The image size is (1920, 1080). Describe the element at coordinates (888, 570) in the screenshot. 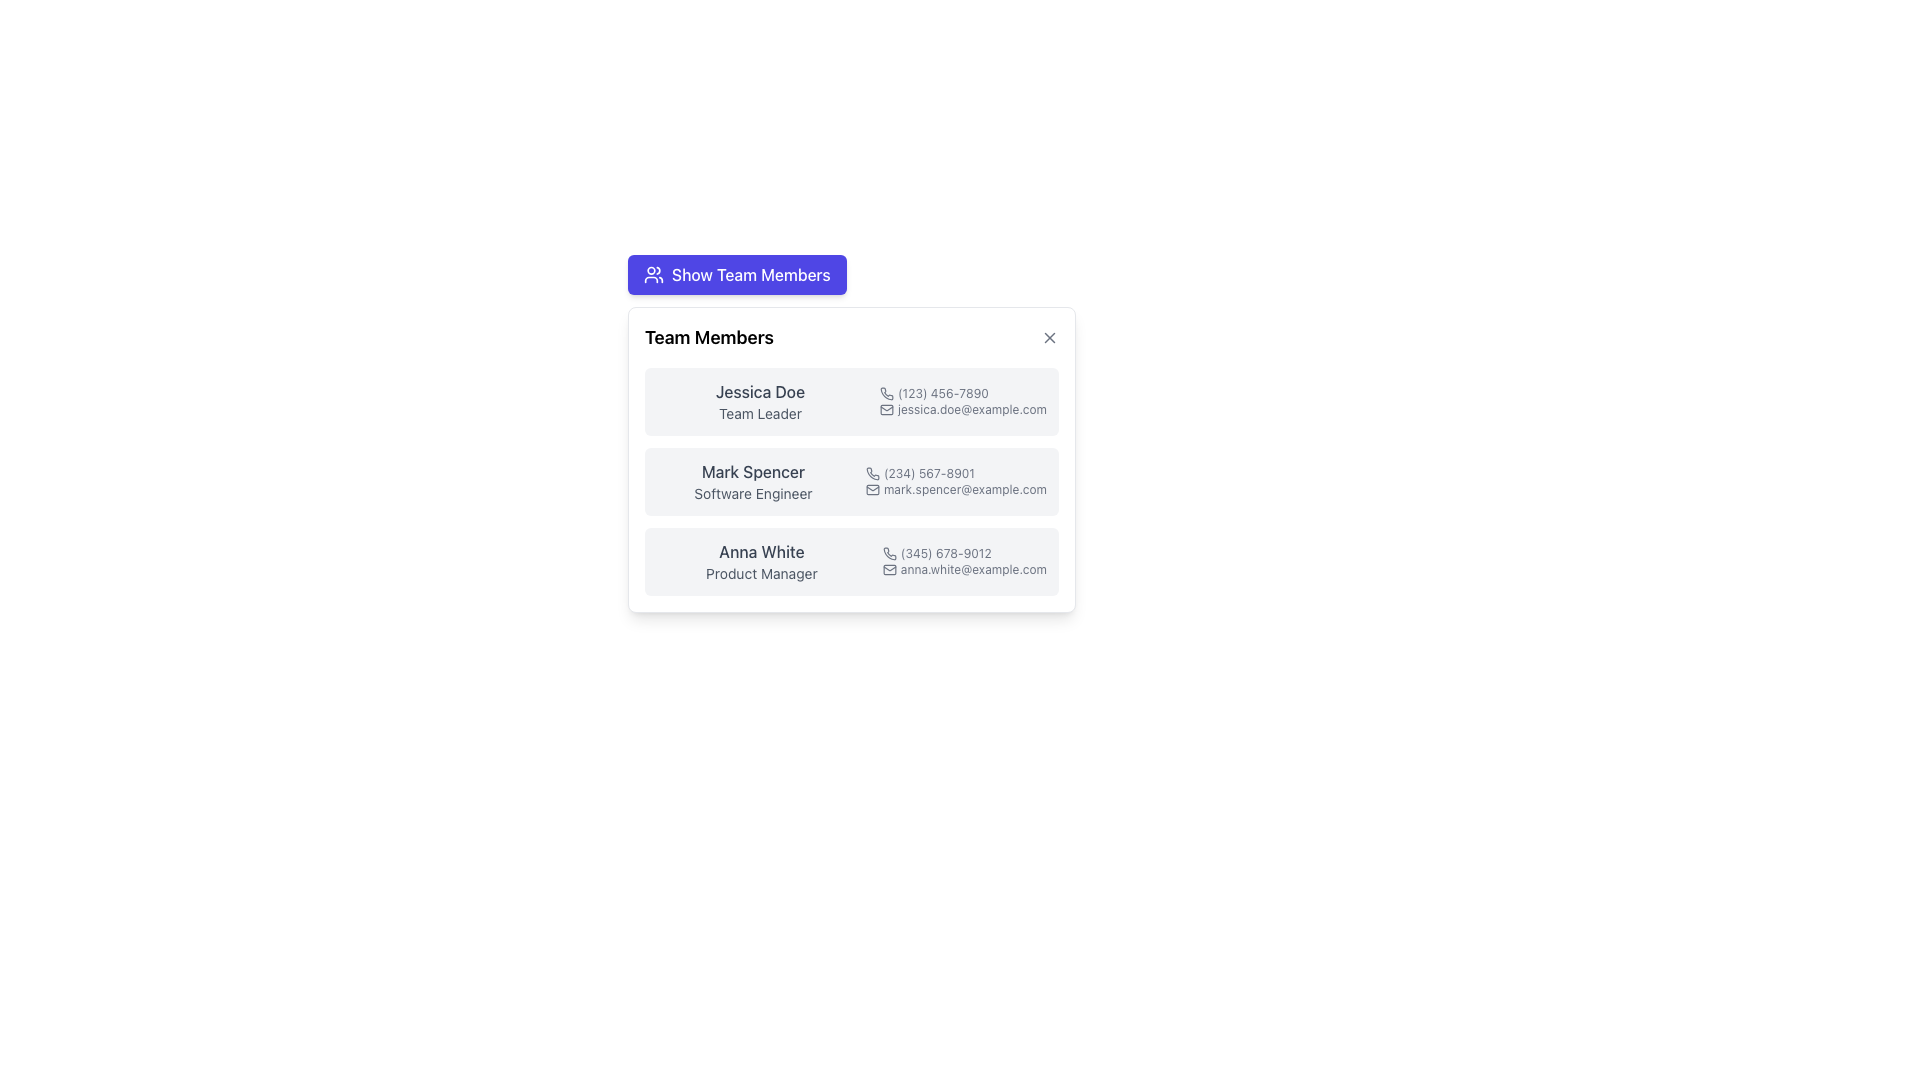

I see `the mail envelope icon located at the start of the email text 'anna.white@example.com' in the third row under 'Anna White' in the 'Team Members' pop-up panel` at that location.